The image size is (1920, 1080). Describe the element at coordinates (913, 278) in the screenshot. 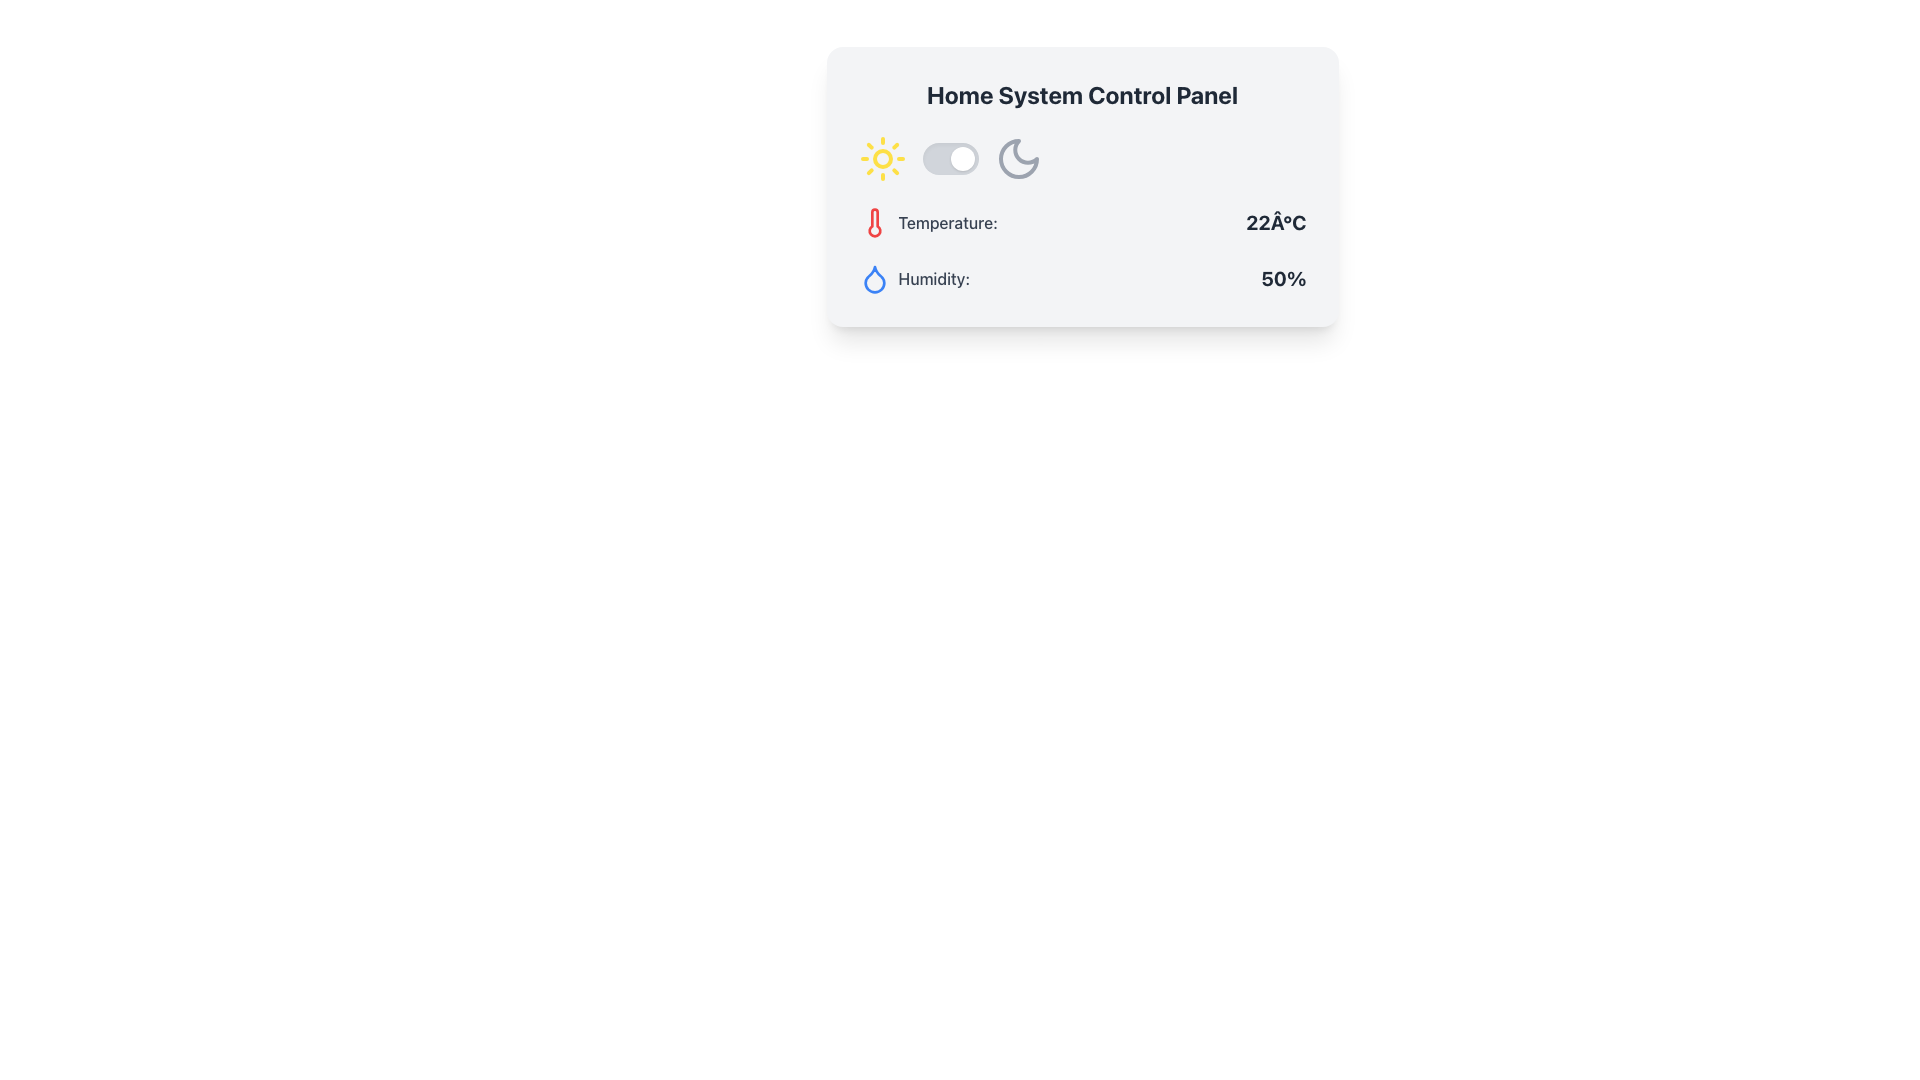

I see `the text label 'Humidity:' which is located in the lower-left corner of the 'Home System Control Panel'` at that location.